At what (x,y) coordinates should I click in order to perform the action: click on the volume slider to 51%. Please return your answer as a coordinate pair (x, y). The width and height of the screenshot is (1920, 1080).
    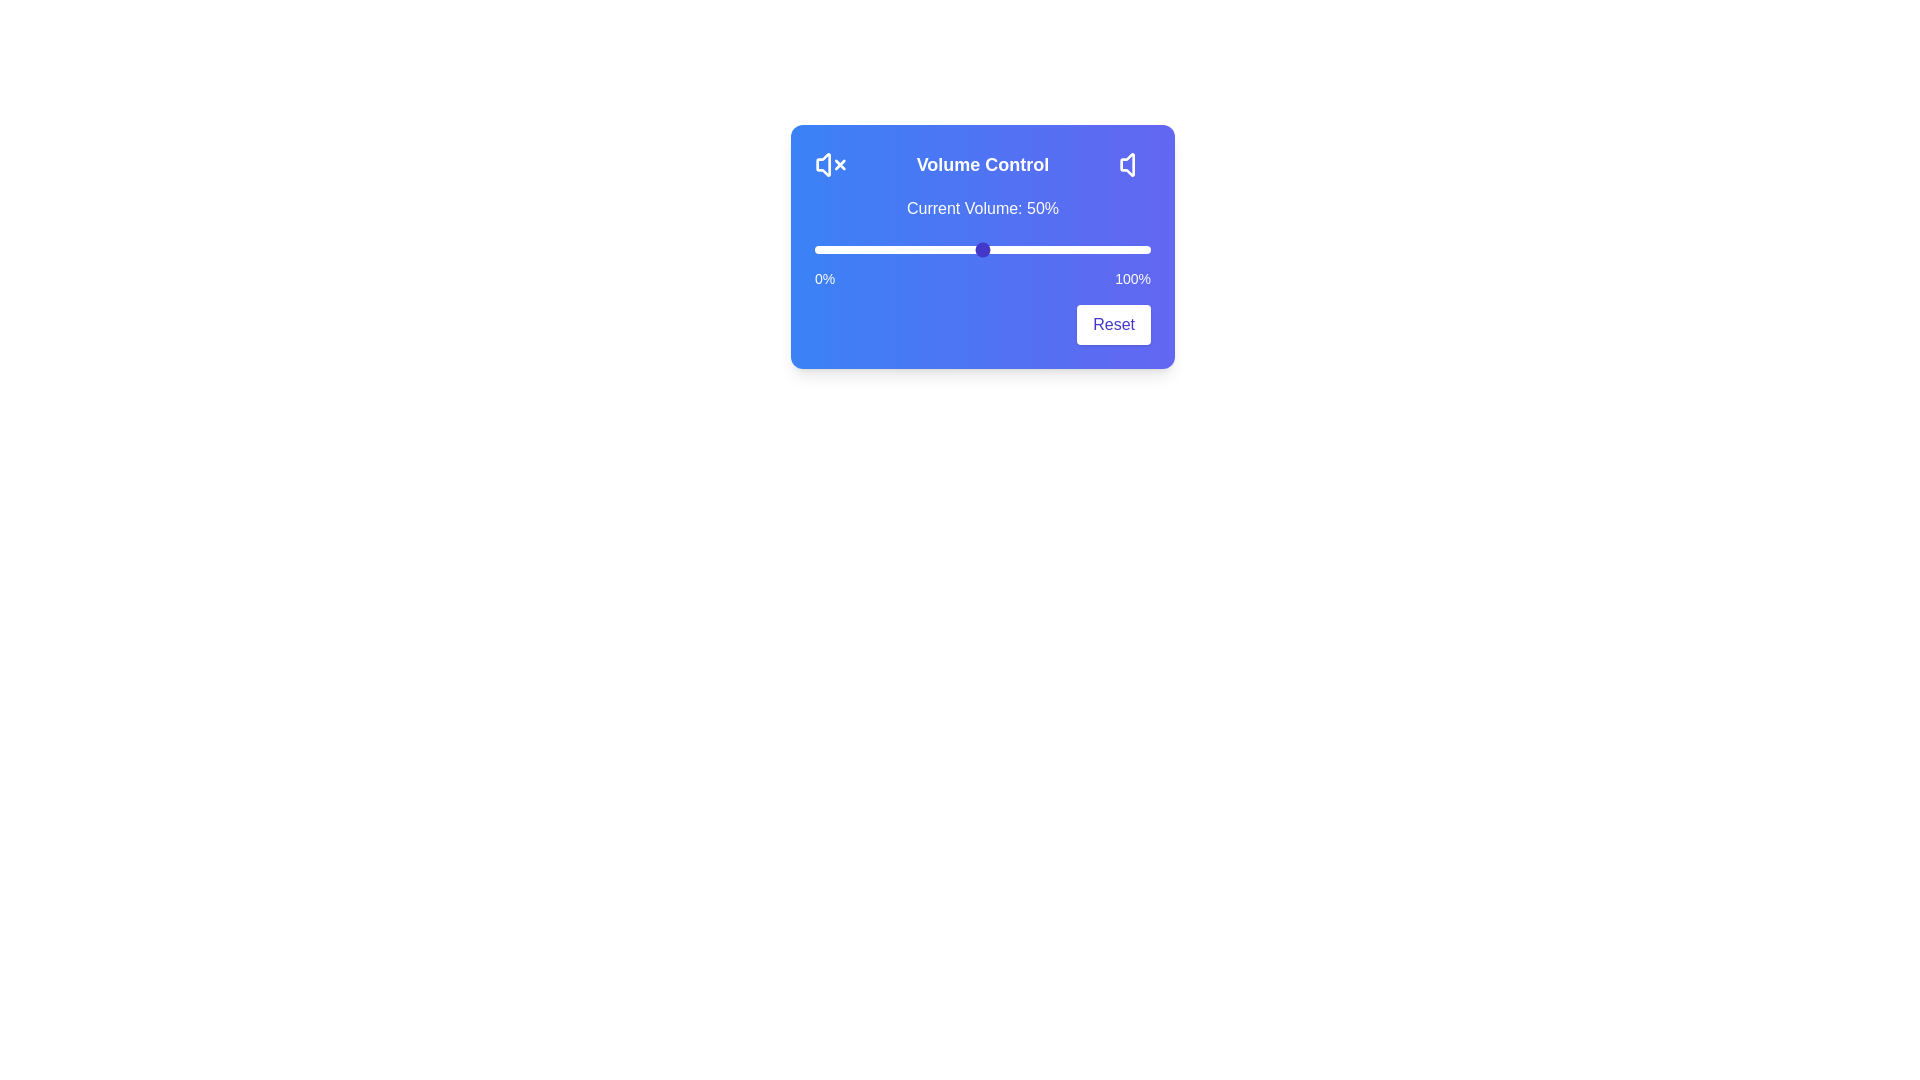
    Looking at the image, I should click on (986, 249).